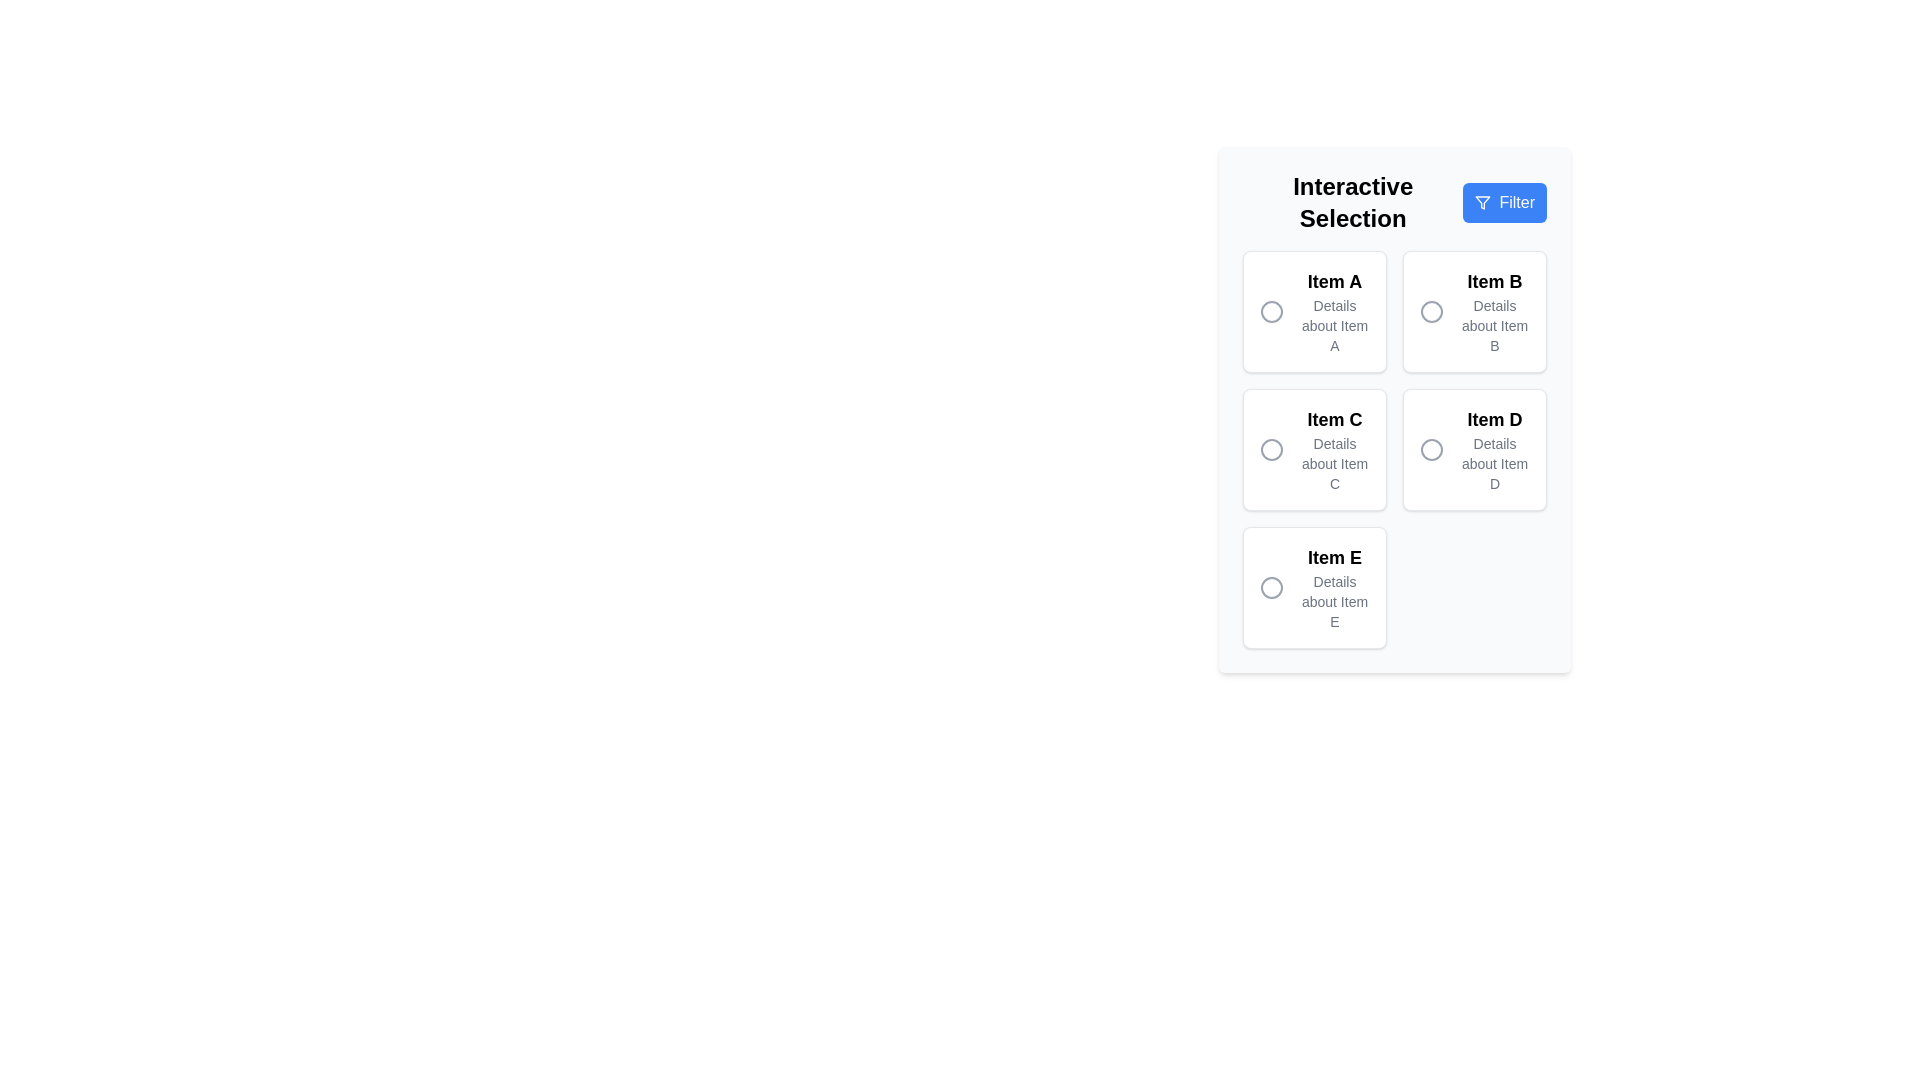 Image resolution: width=1920 pixels, height=1080 pixels. What do you see at coordinates (1271, 450) in the screenshot?
I see `the circular radio button associated with 'Item C'` at bounding box center [1271, 450].